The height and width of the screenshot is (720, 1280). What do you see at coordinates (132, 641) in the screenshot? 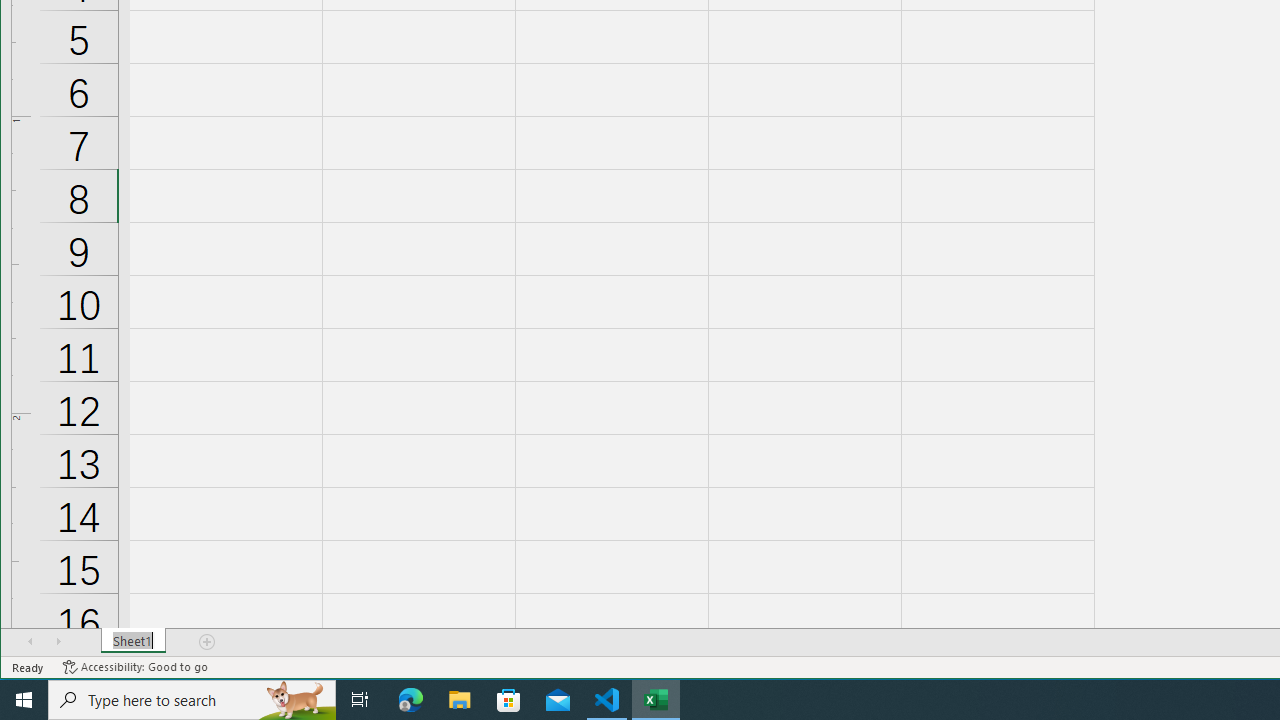
I see `'Sheet Tab'` at bounding box center [132, 641].